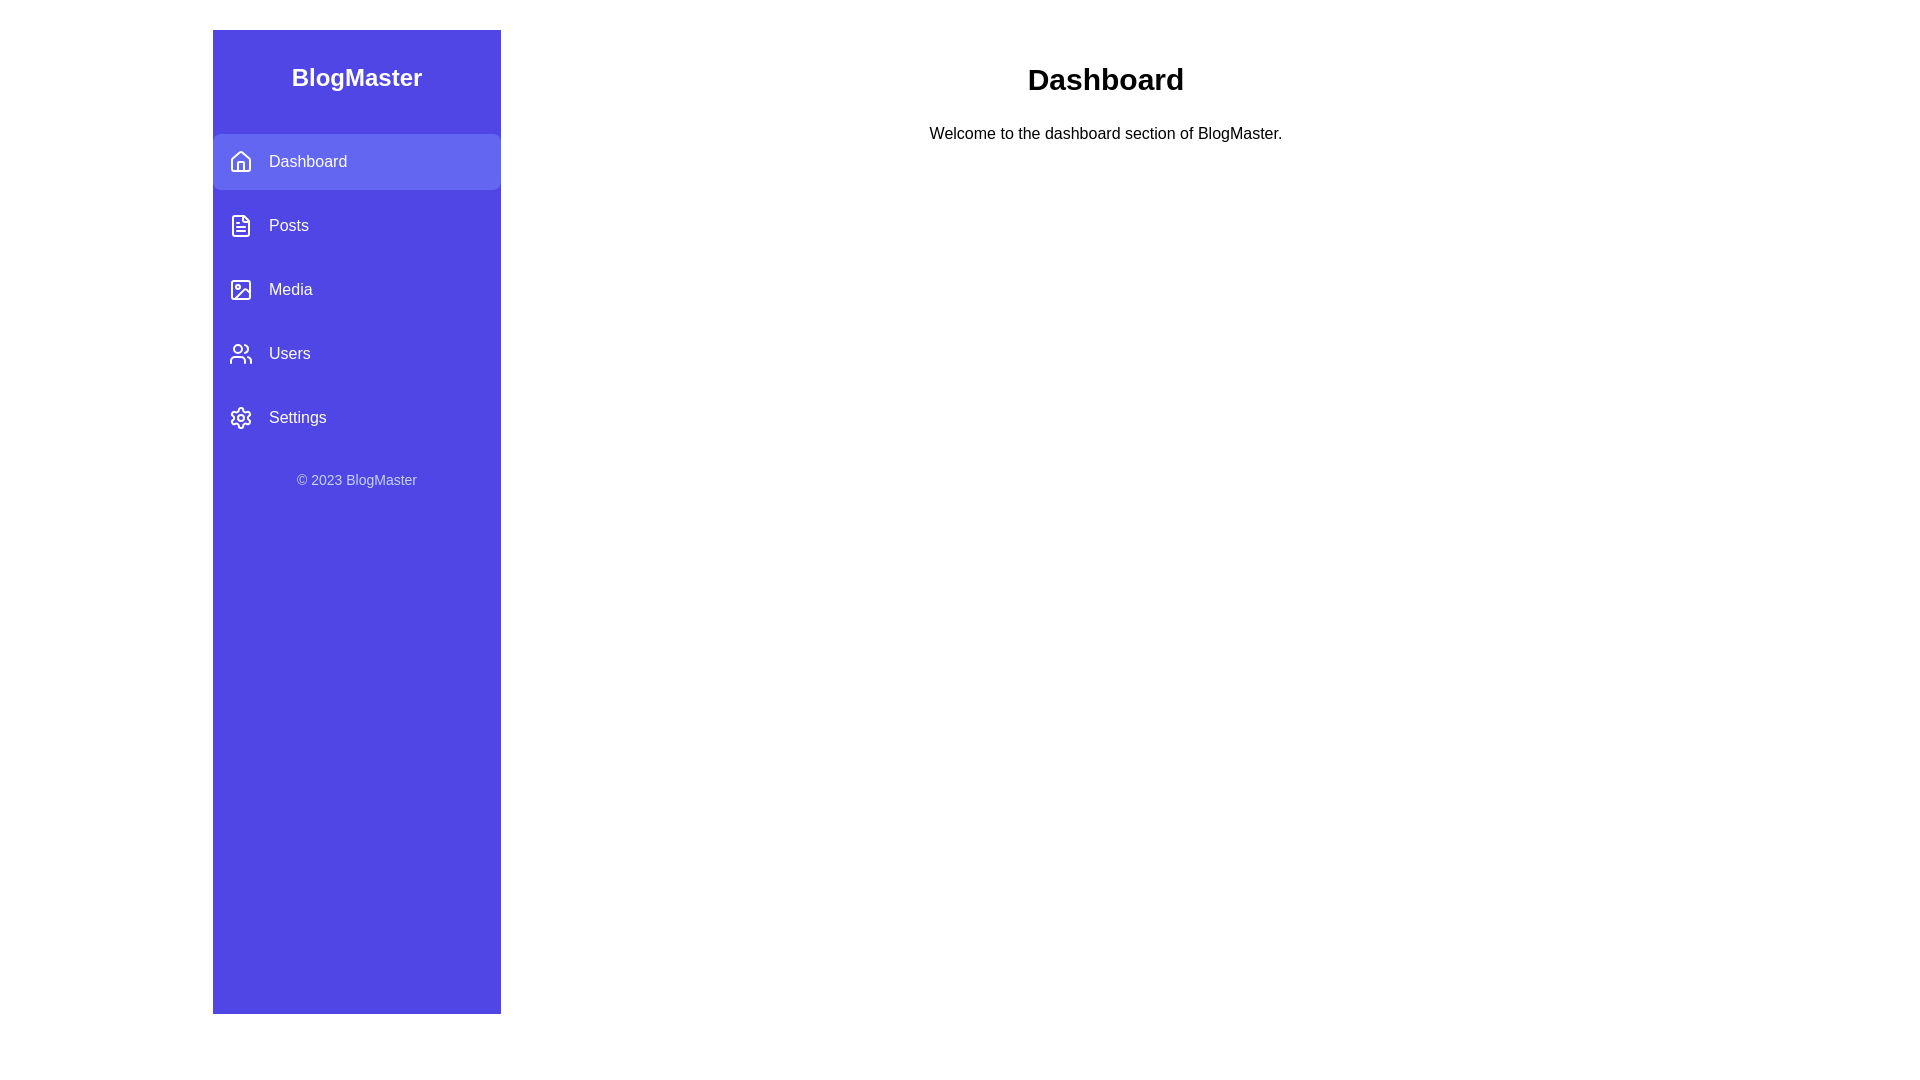 This screenshot has width=1920, height=1080. Describe the element at coordinates (1104, 79) in the screenshot. I see `the text label displaying 'Dashboard' which is a bold, large-sized heading located at the top center of the page` at that location.